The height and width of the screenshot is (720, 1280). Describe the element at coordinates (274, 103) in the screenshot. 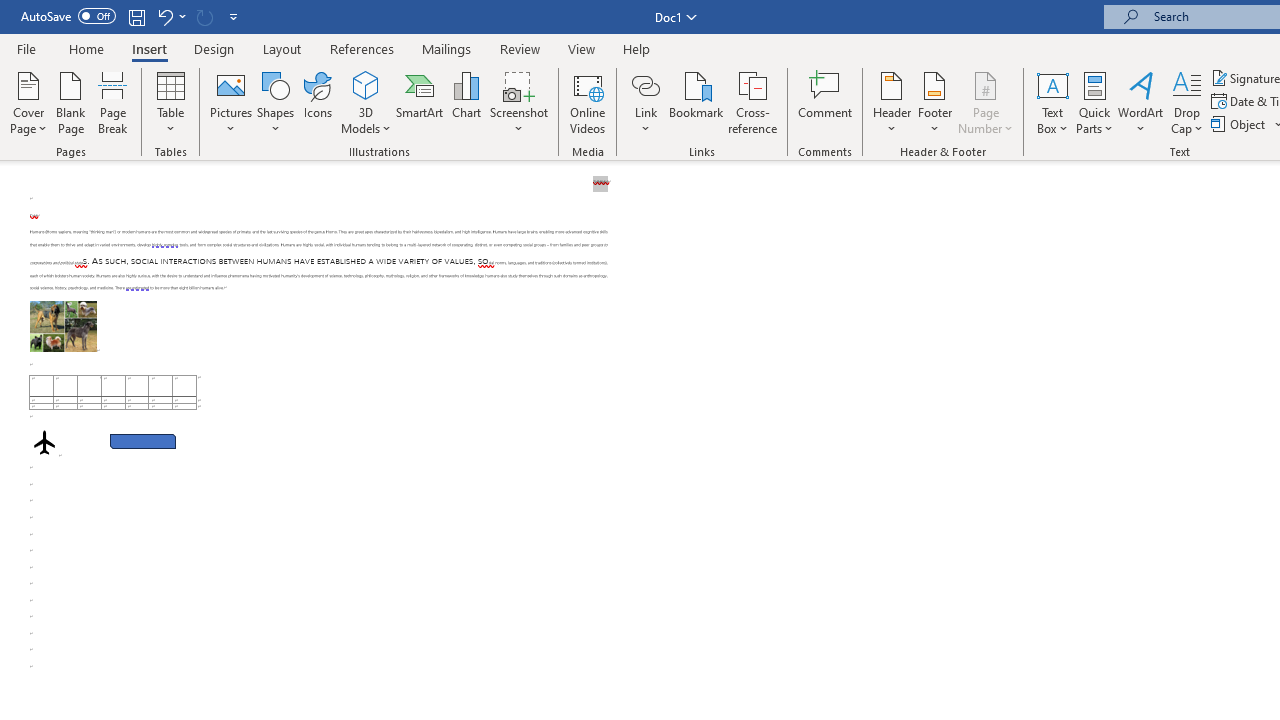

I see `'Shapes'` at that location.